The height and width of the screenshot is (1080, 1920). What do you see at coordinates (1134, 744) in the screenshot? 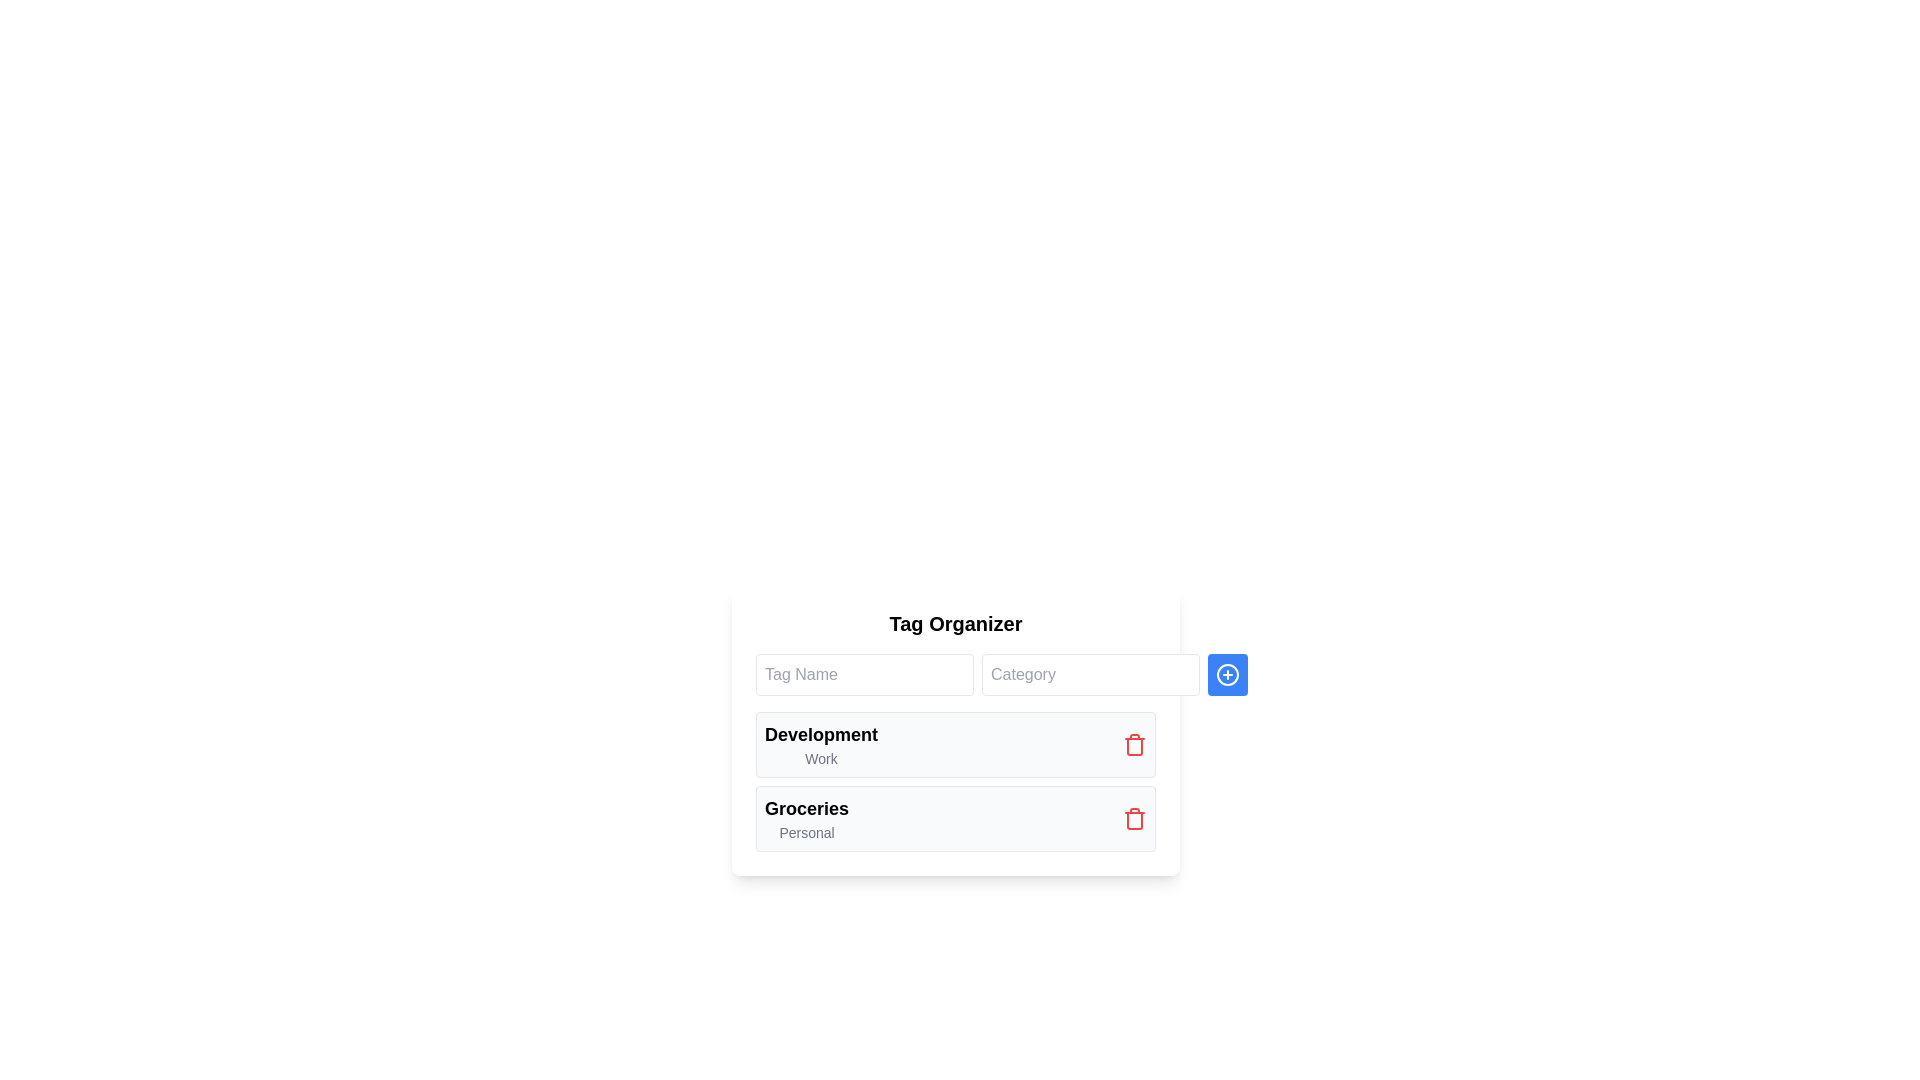
I see `the red trash can icon button located to the right of 'Development' and 'Work' in the 'Development | Work' section` at bounding box center [1134, 744].